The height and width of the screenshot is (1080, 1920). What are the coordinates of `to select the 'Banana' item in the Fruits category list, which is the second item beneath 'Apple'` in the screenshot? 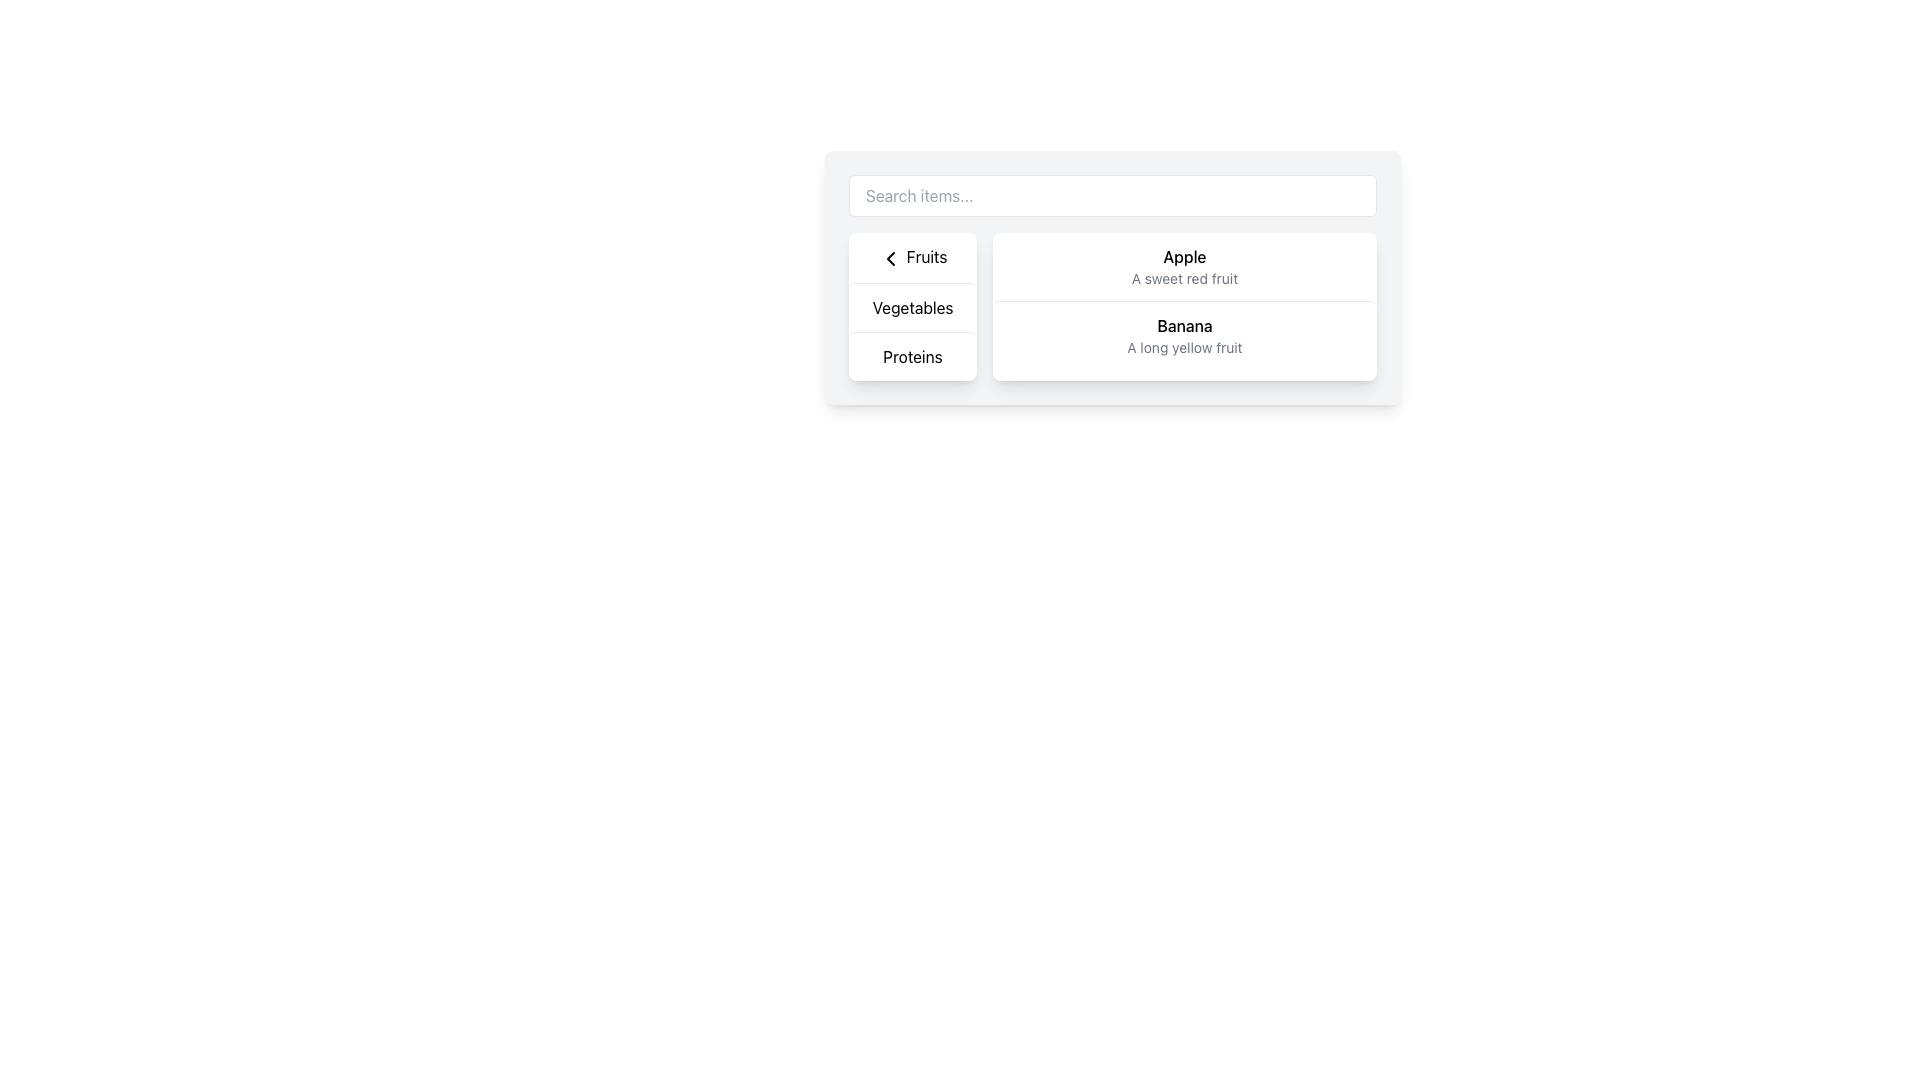 It's located at (1185, 334).